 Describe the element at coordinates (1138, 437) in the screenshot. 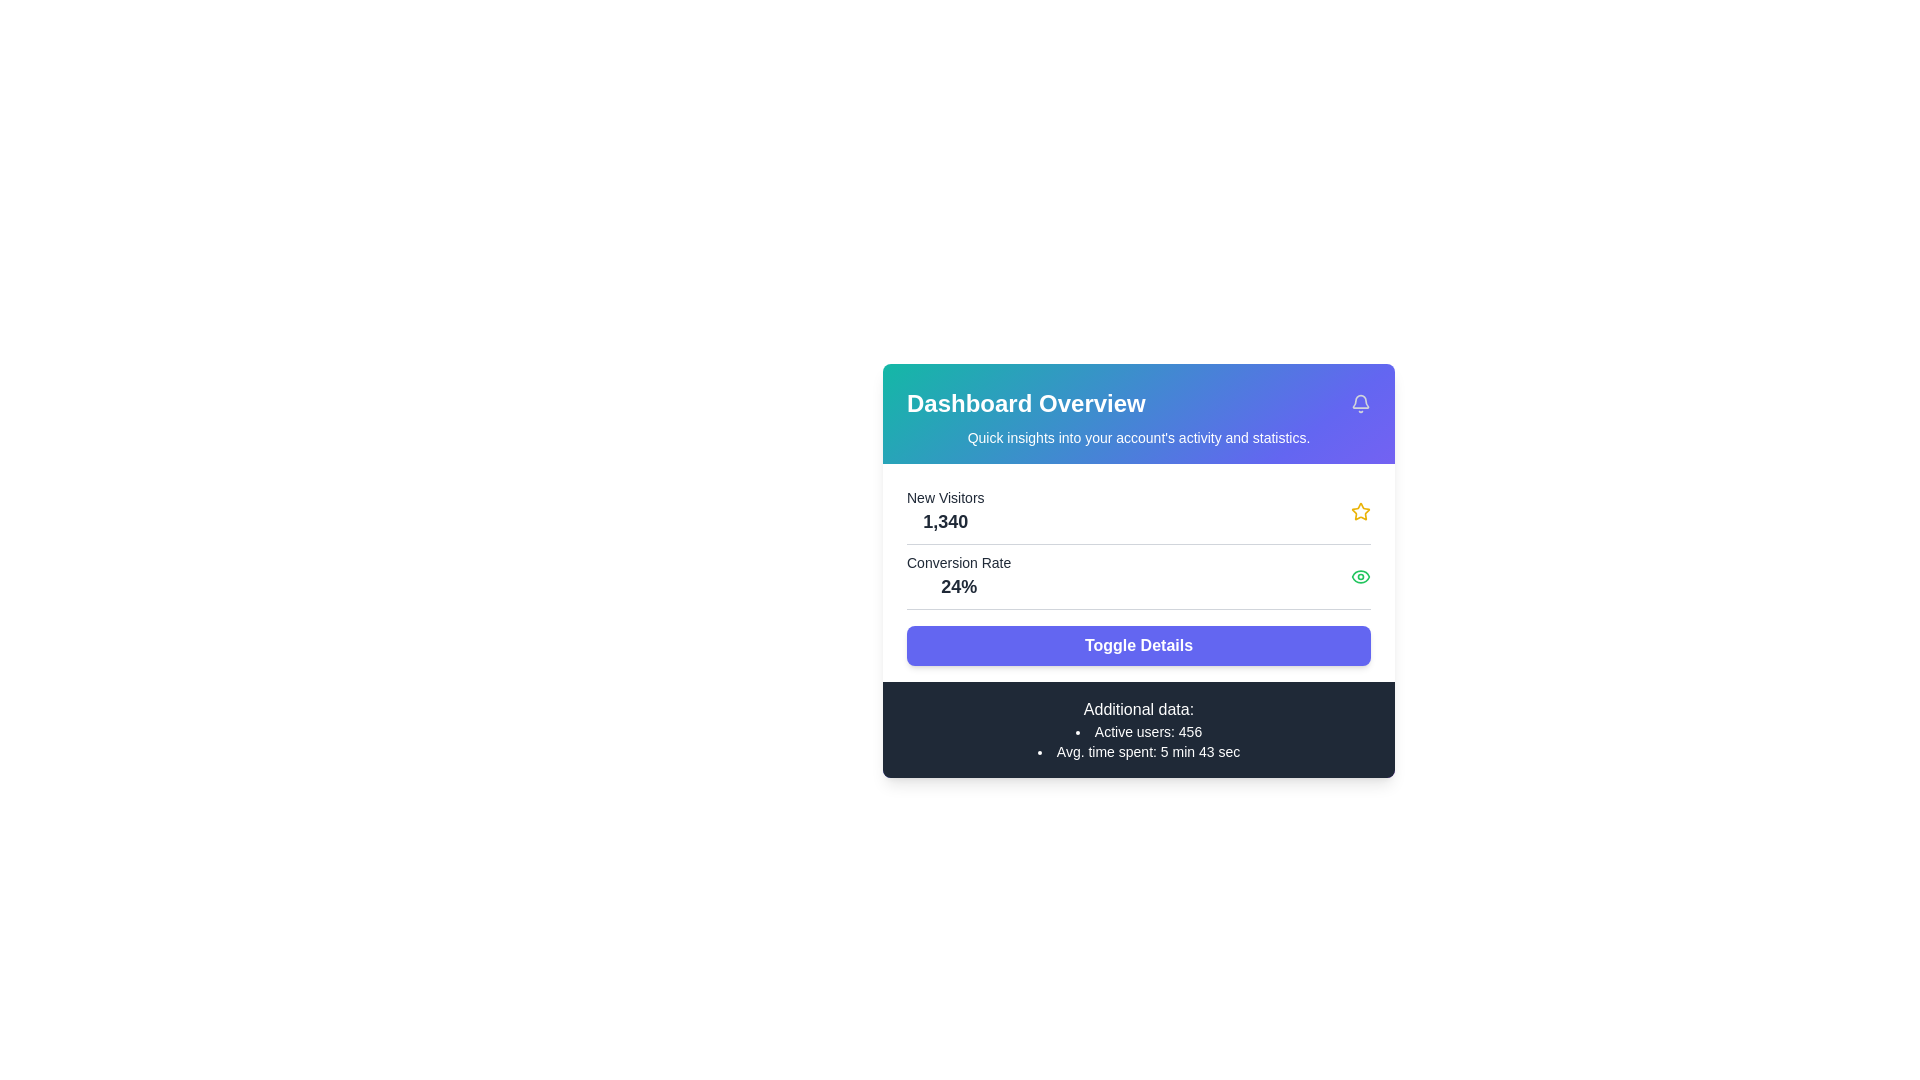

I see `the text label displaying 'Quick insights into your account's activity and statistics.' located beneath the heading 'Dashboard Overview.'` at that location.